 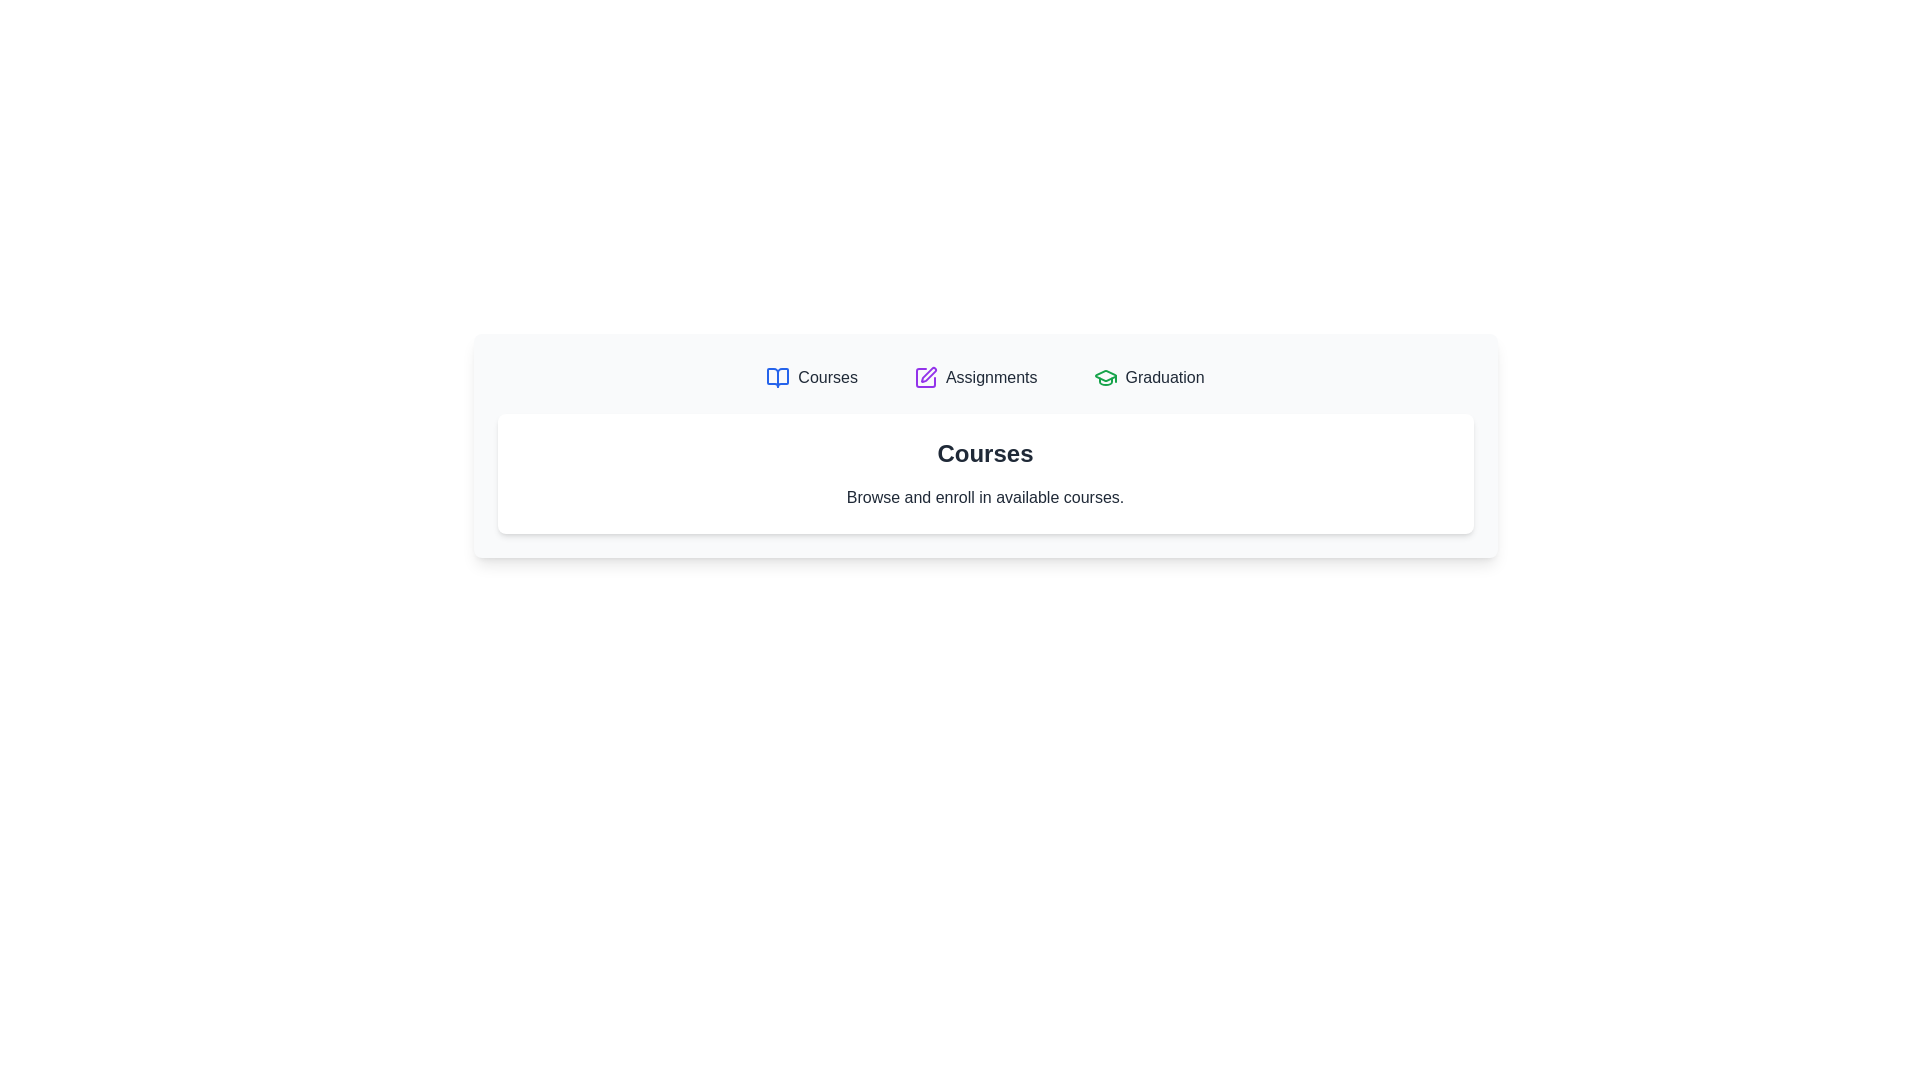 What do you see at coordinates (811, 378) in the screenshot?
I see `the Courses tab by clicking on its corresponding button` at bounding box center [811, 378].